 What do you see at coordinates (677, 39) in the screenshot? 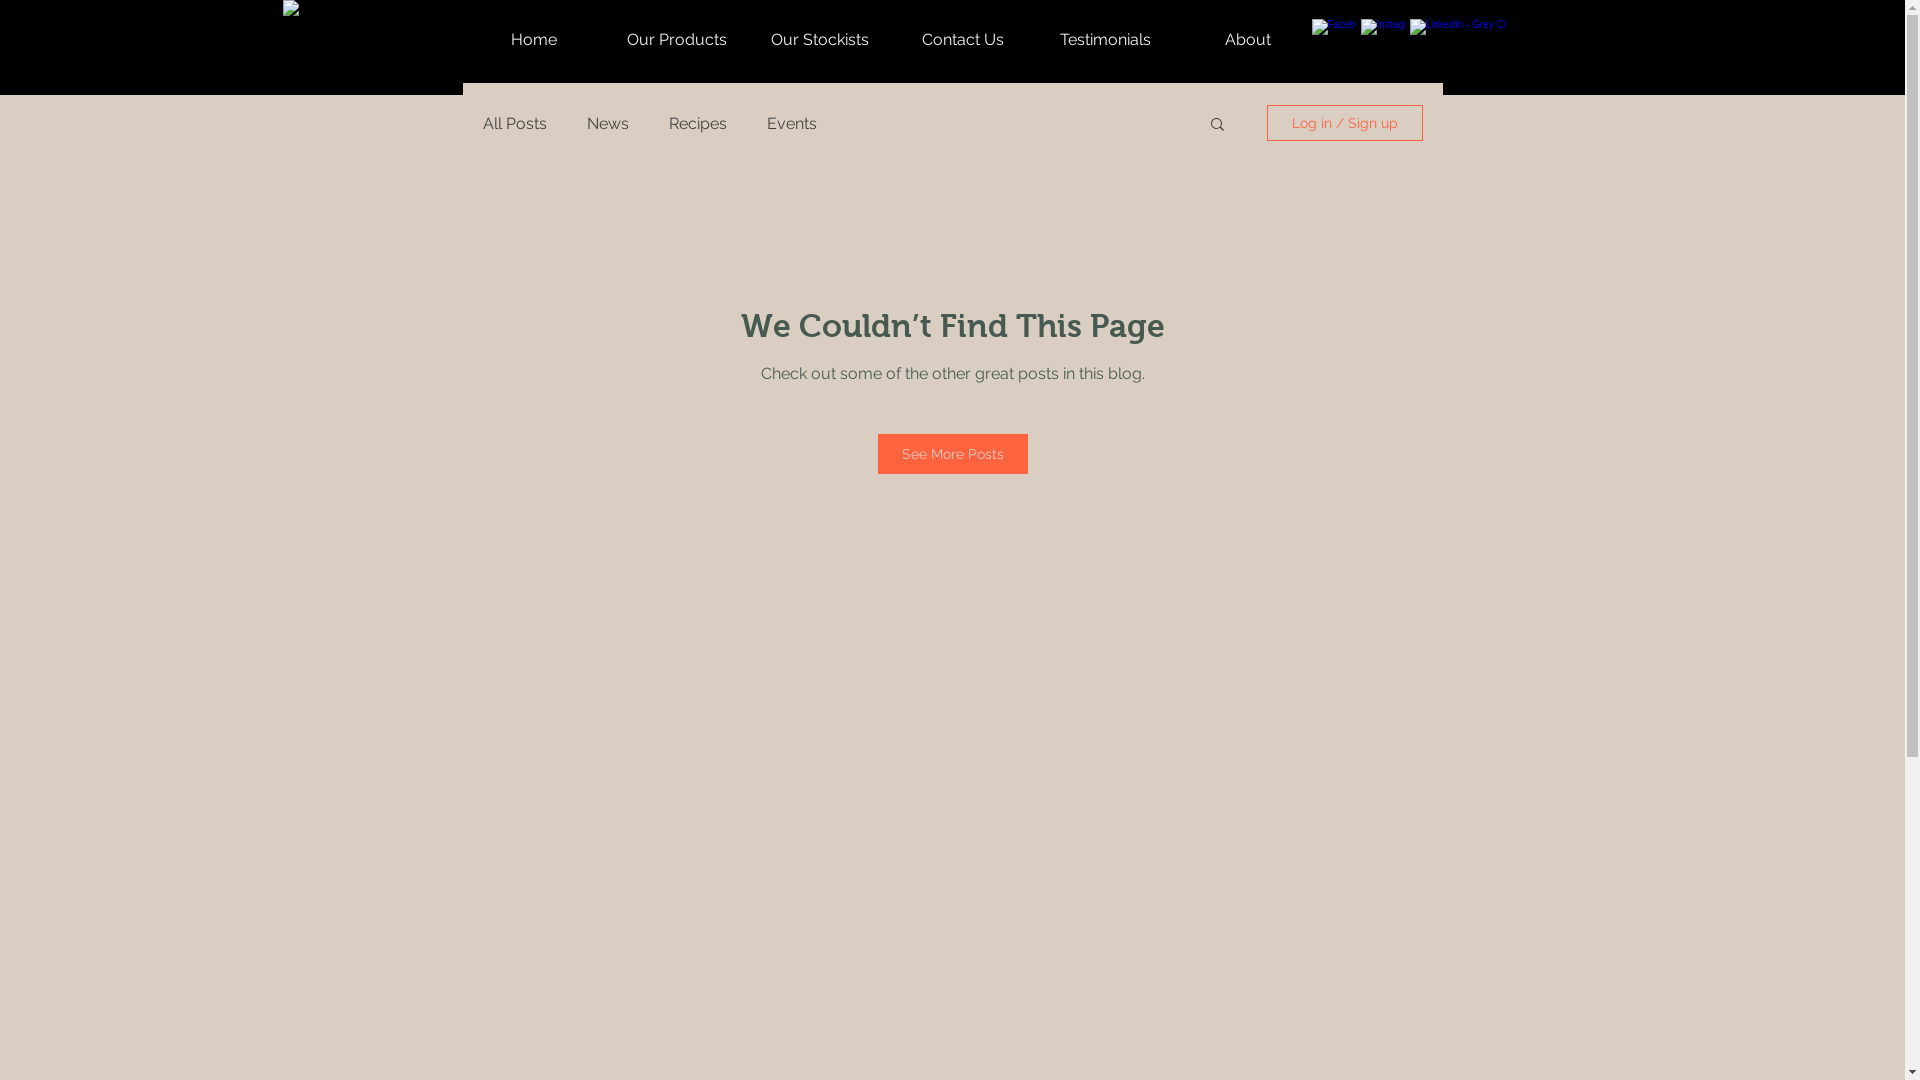
I see `'Our Products'` at bounding box center [677, 39].